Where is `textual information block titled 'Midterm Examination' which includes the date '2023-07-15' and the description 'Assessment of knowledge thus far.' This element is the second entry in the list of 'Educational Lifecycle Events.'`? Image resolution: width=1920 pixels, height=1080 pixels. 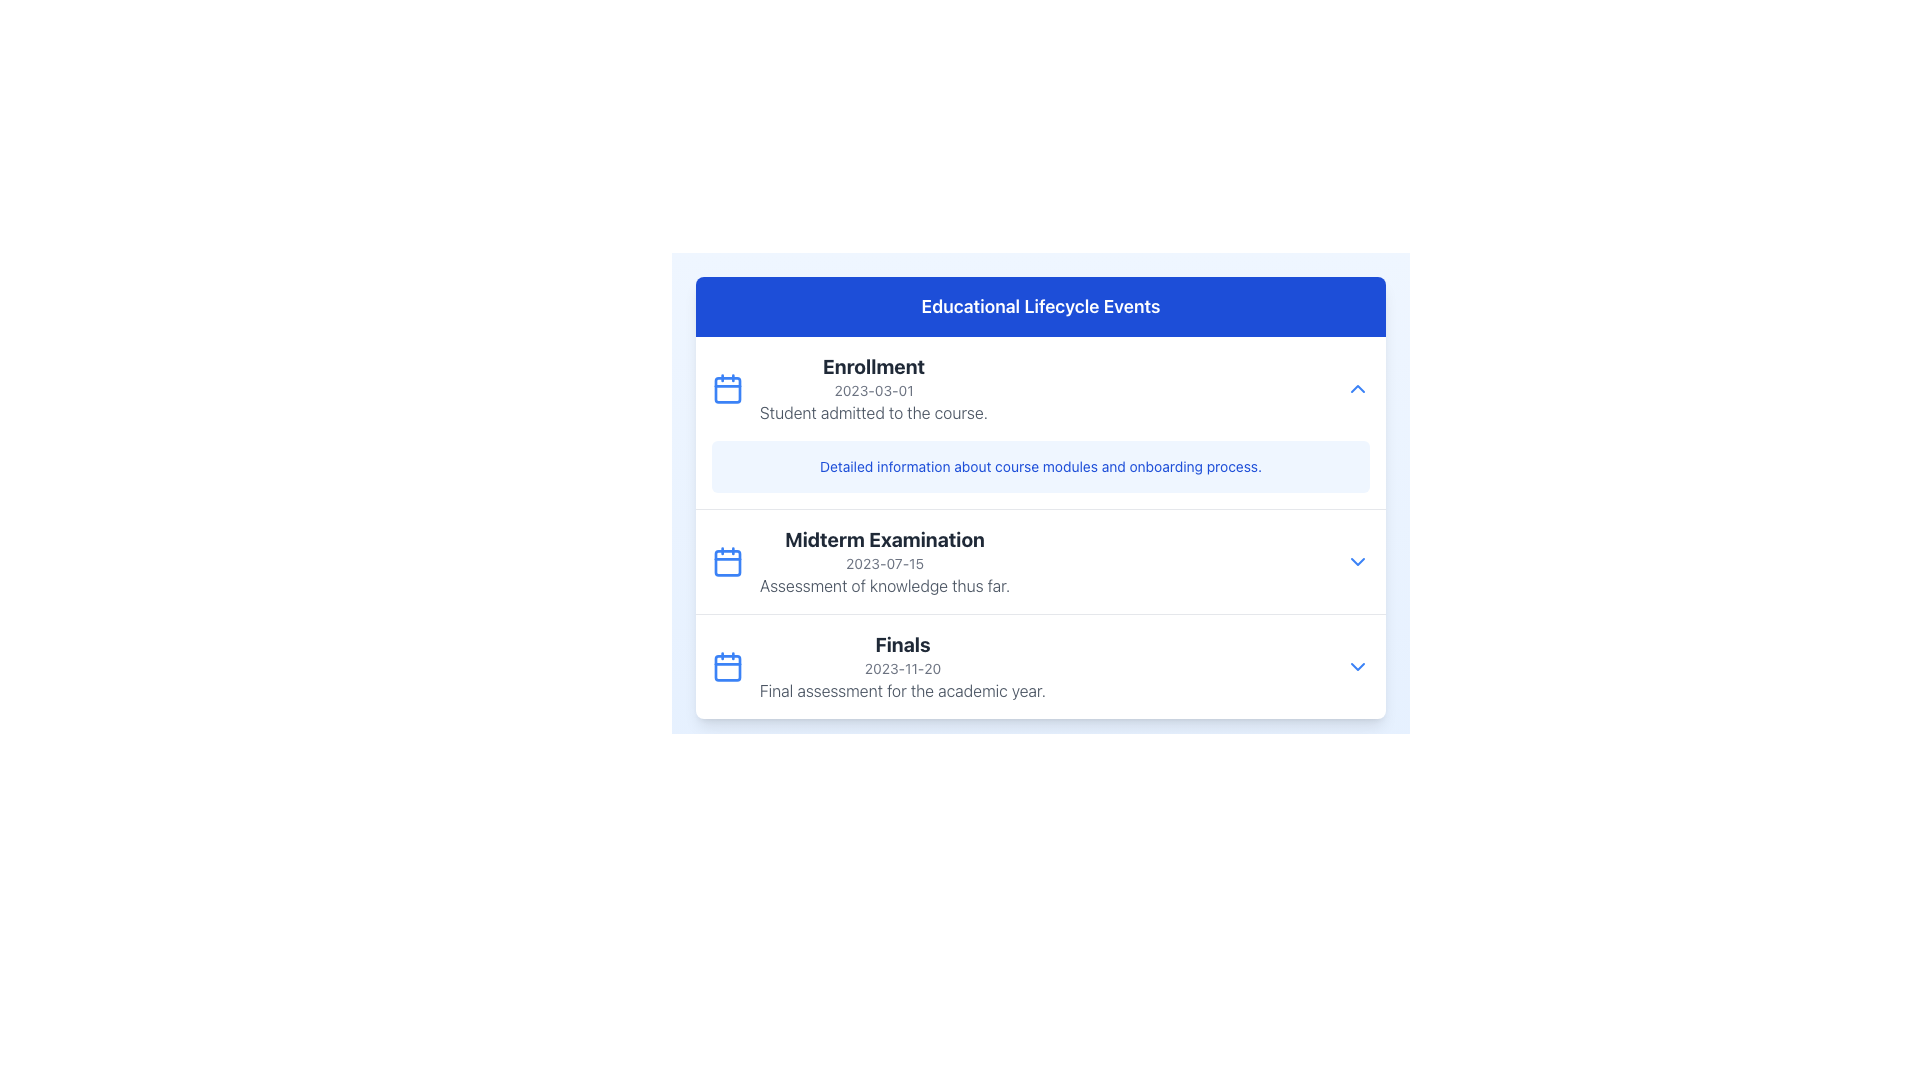
textual information block titled 'Midterm Examination' which includes the date '2023-07-15' and the description 'Assessment of knowledge thus far.' This element is the second entry in the list of 'Educational Lifecycle Events.' is located at coordinates (884, 562).